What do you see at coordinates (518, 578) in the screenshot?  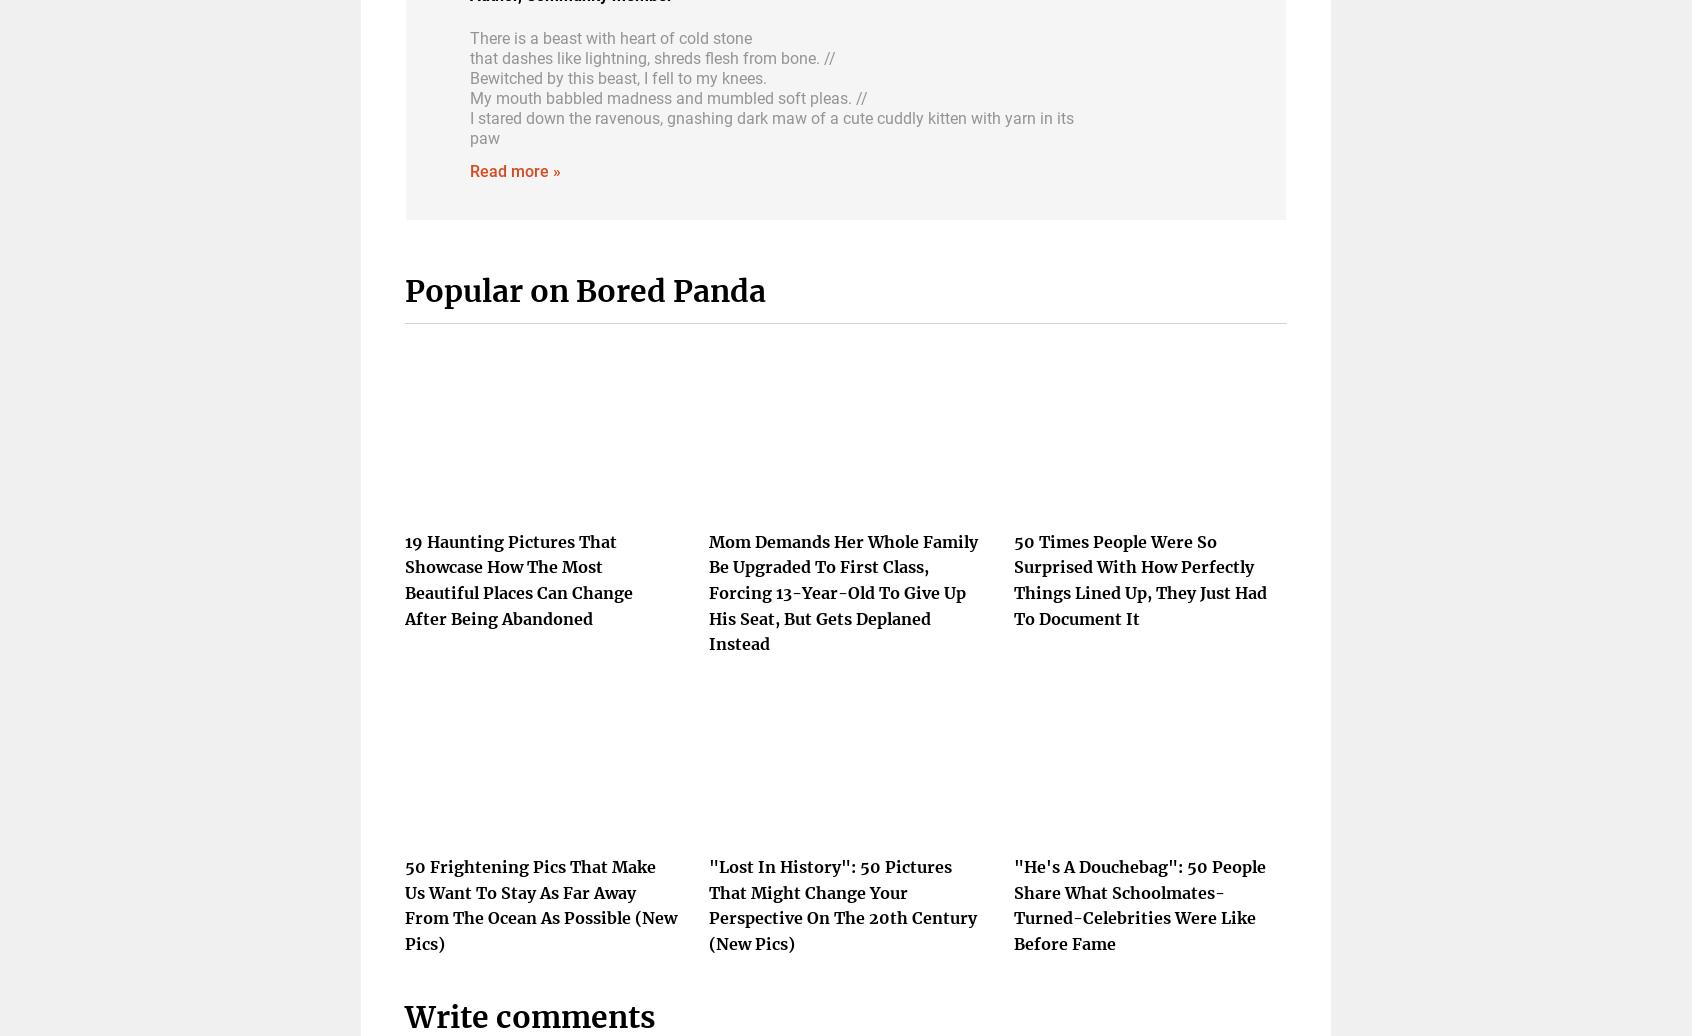 I see `'19 Haunting Pictures That Showcase How The Most Beautiful Places Can Change After Being Abandoned'` at bounding box center [518, 578].